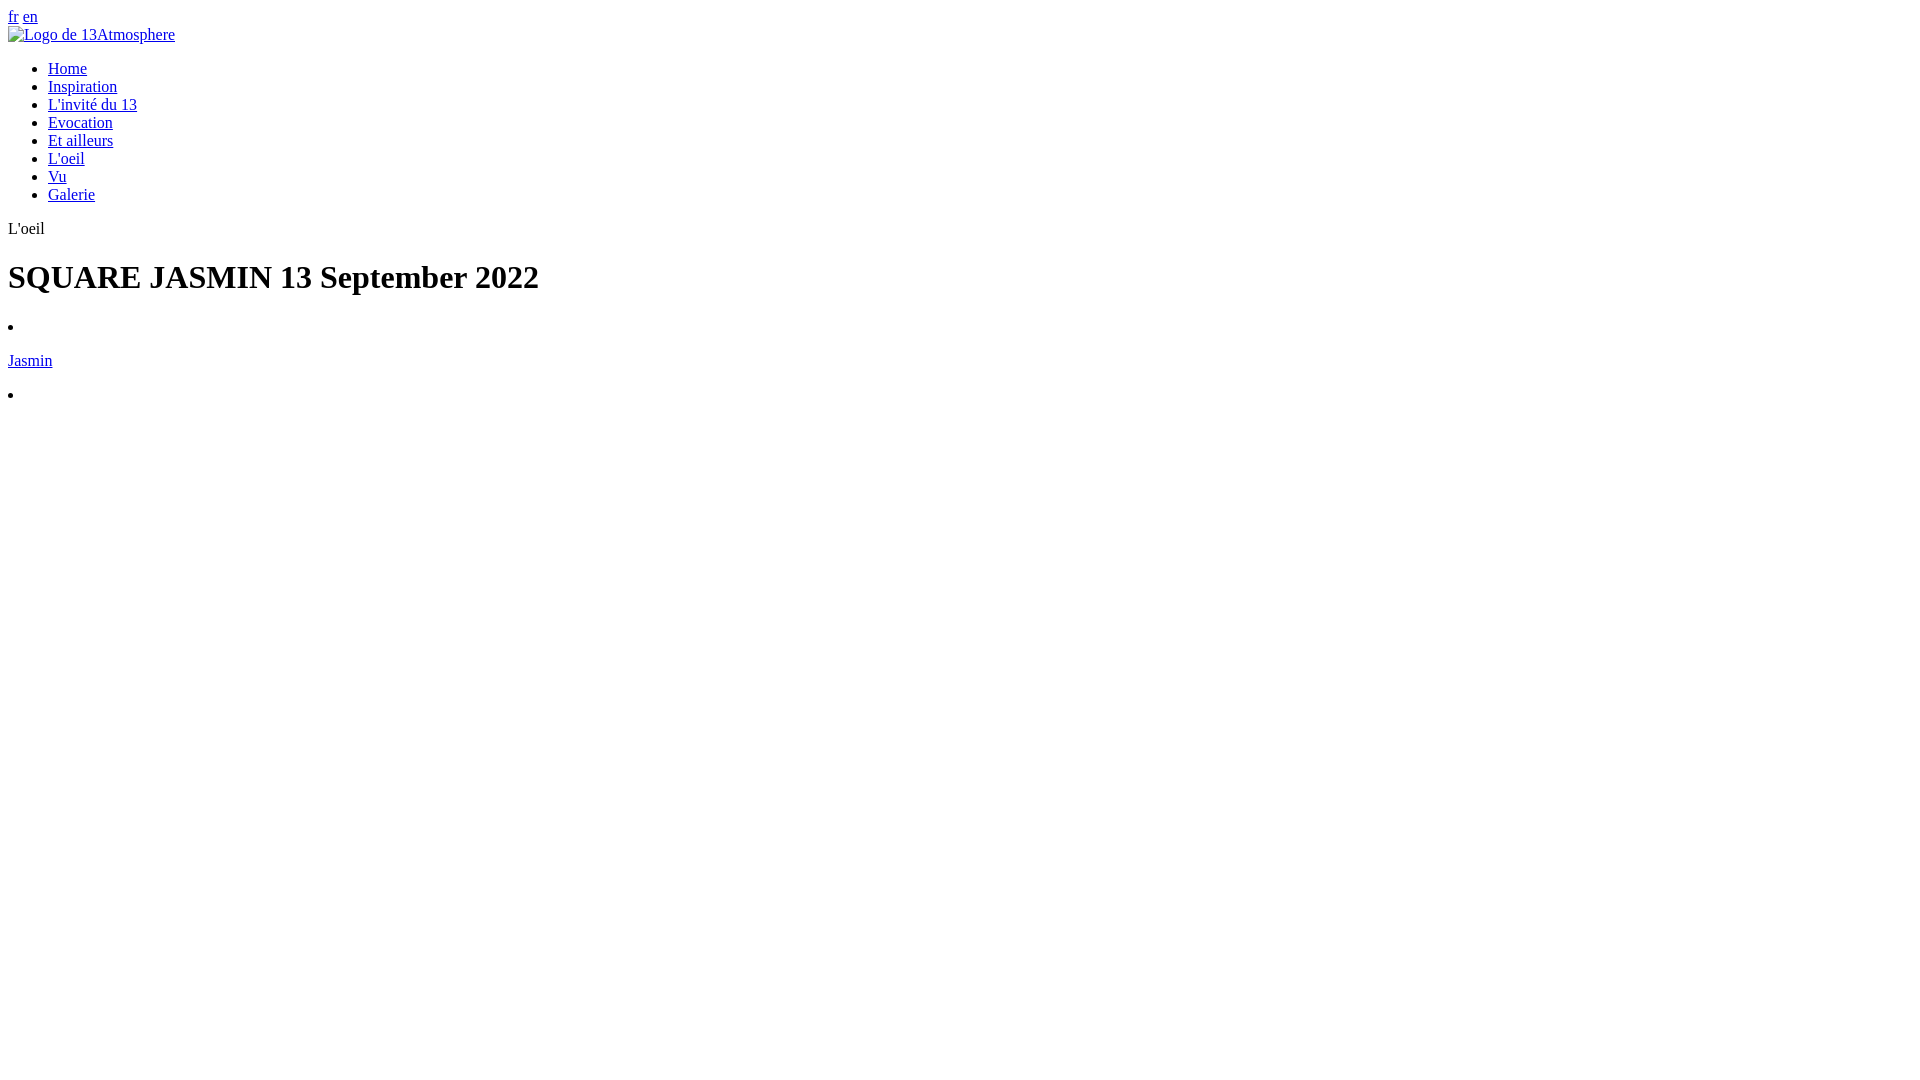  I want to click on 'Galerie', so click(71, 194).